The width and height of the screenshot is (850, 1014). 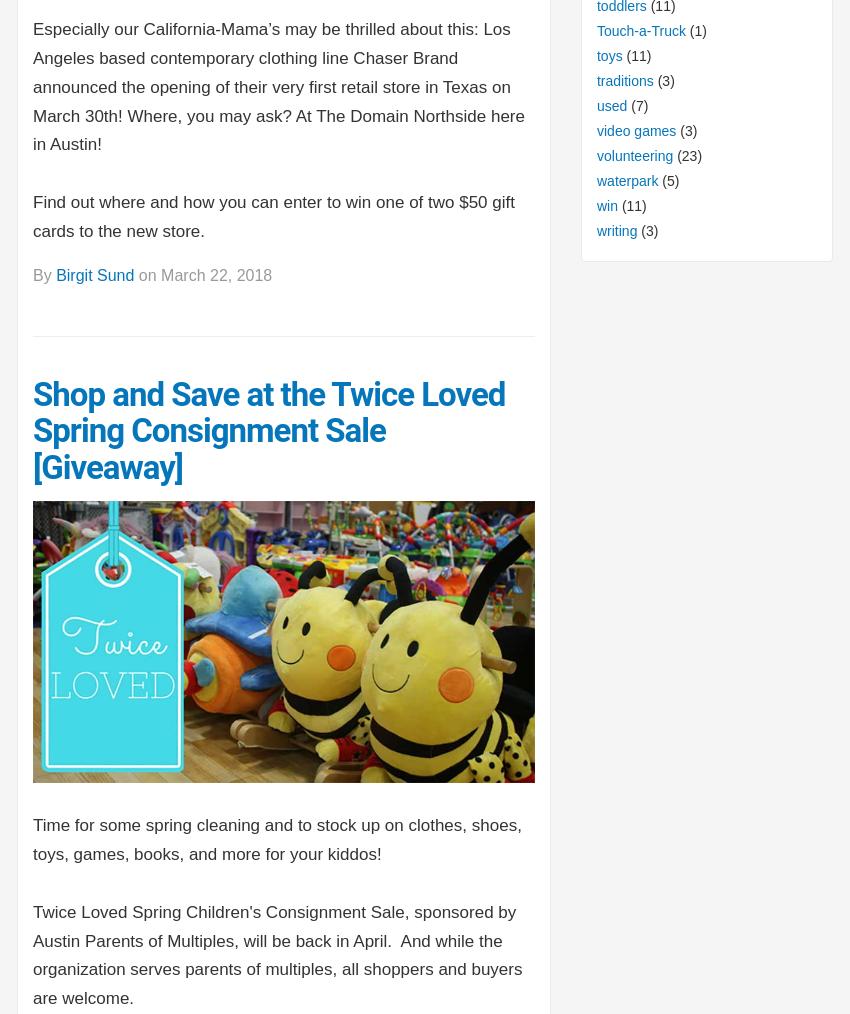 I want to click on 'Time for some spring cleaning and to stock up on clothes, shoes, toys, games, books, and more for your kiddos!', so click(x=276, y=839).